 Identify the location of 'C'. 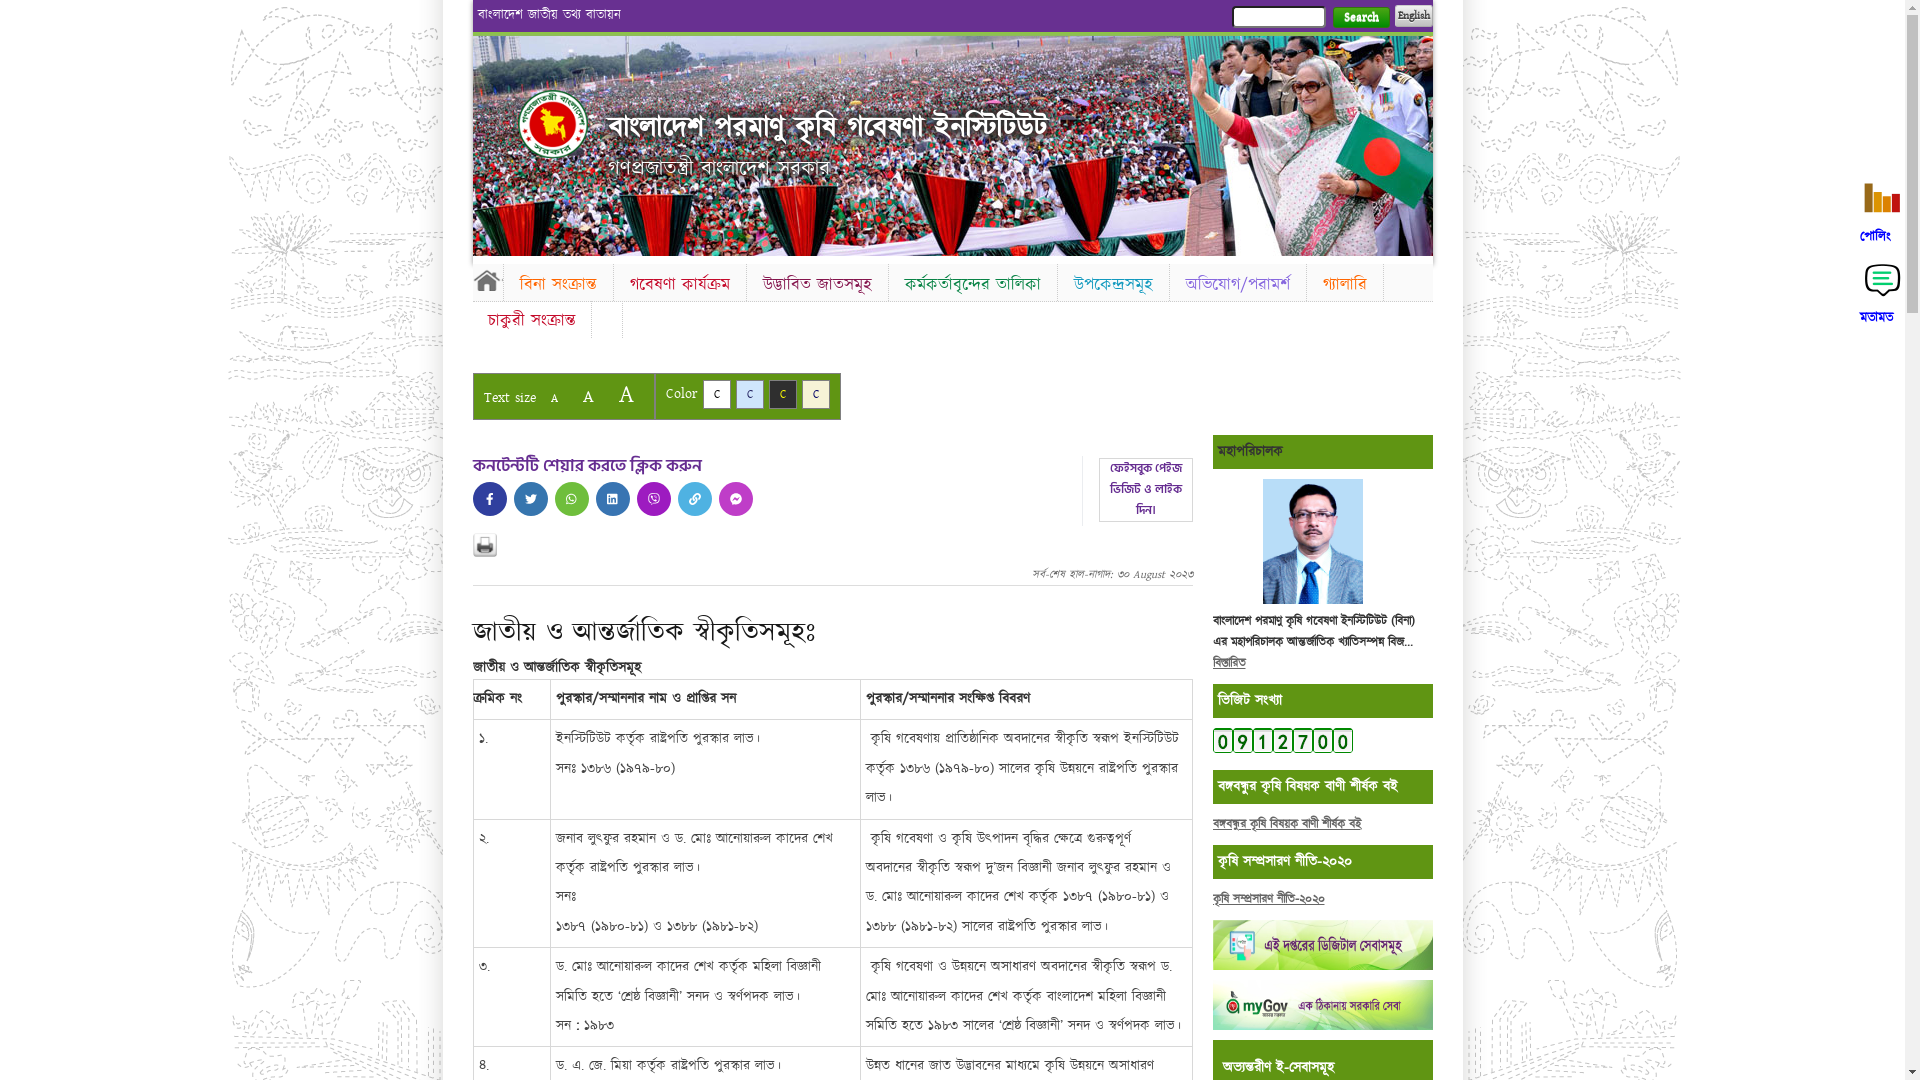
(748, 394).